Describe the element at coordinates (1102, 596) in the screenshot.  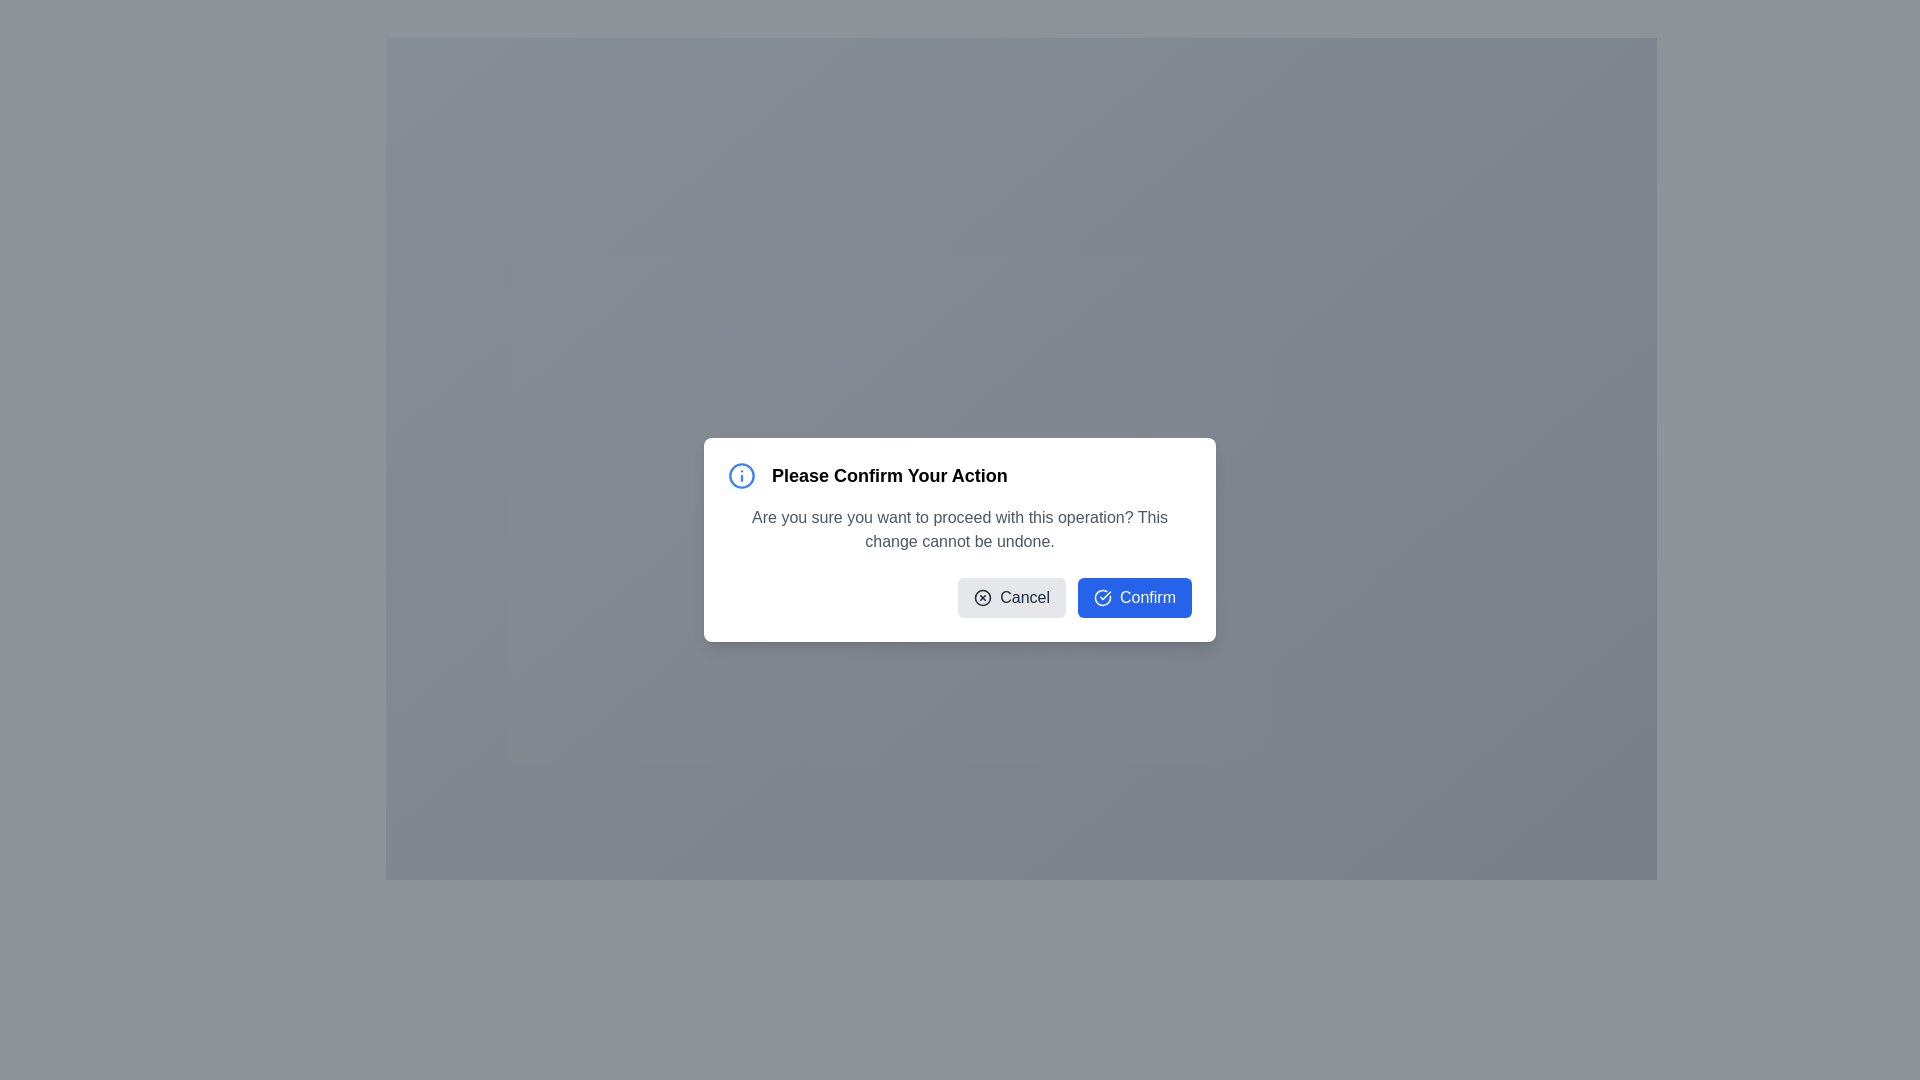
I see `the confirmation icon located to the left of the 'Confirm' button text` at that location.